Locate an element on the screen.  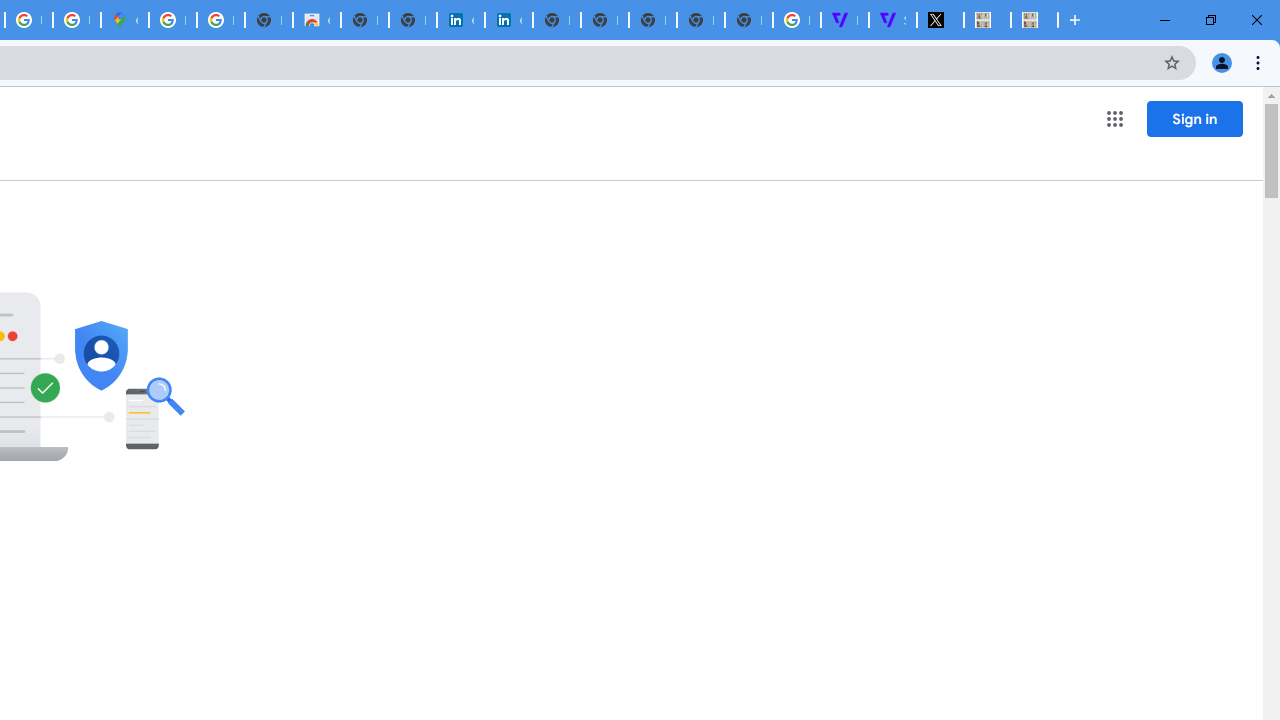
'Chrome Web Store' is located at coordinates (315, 20).